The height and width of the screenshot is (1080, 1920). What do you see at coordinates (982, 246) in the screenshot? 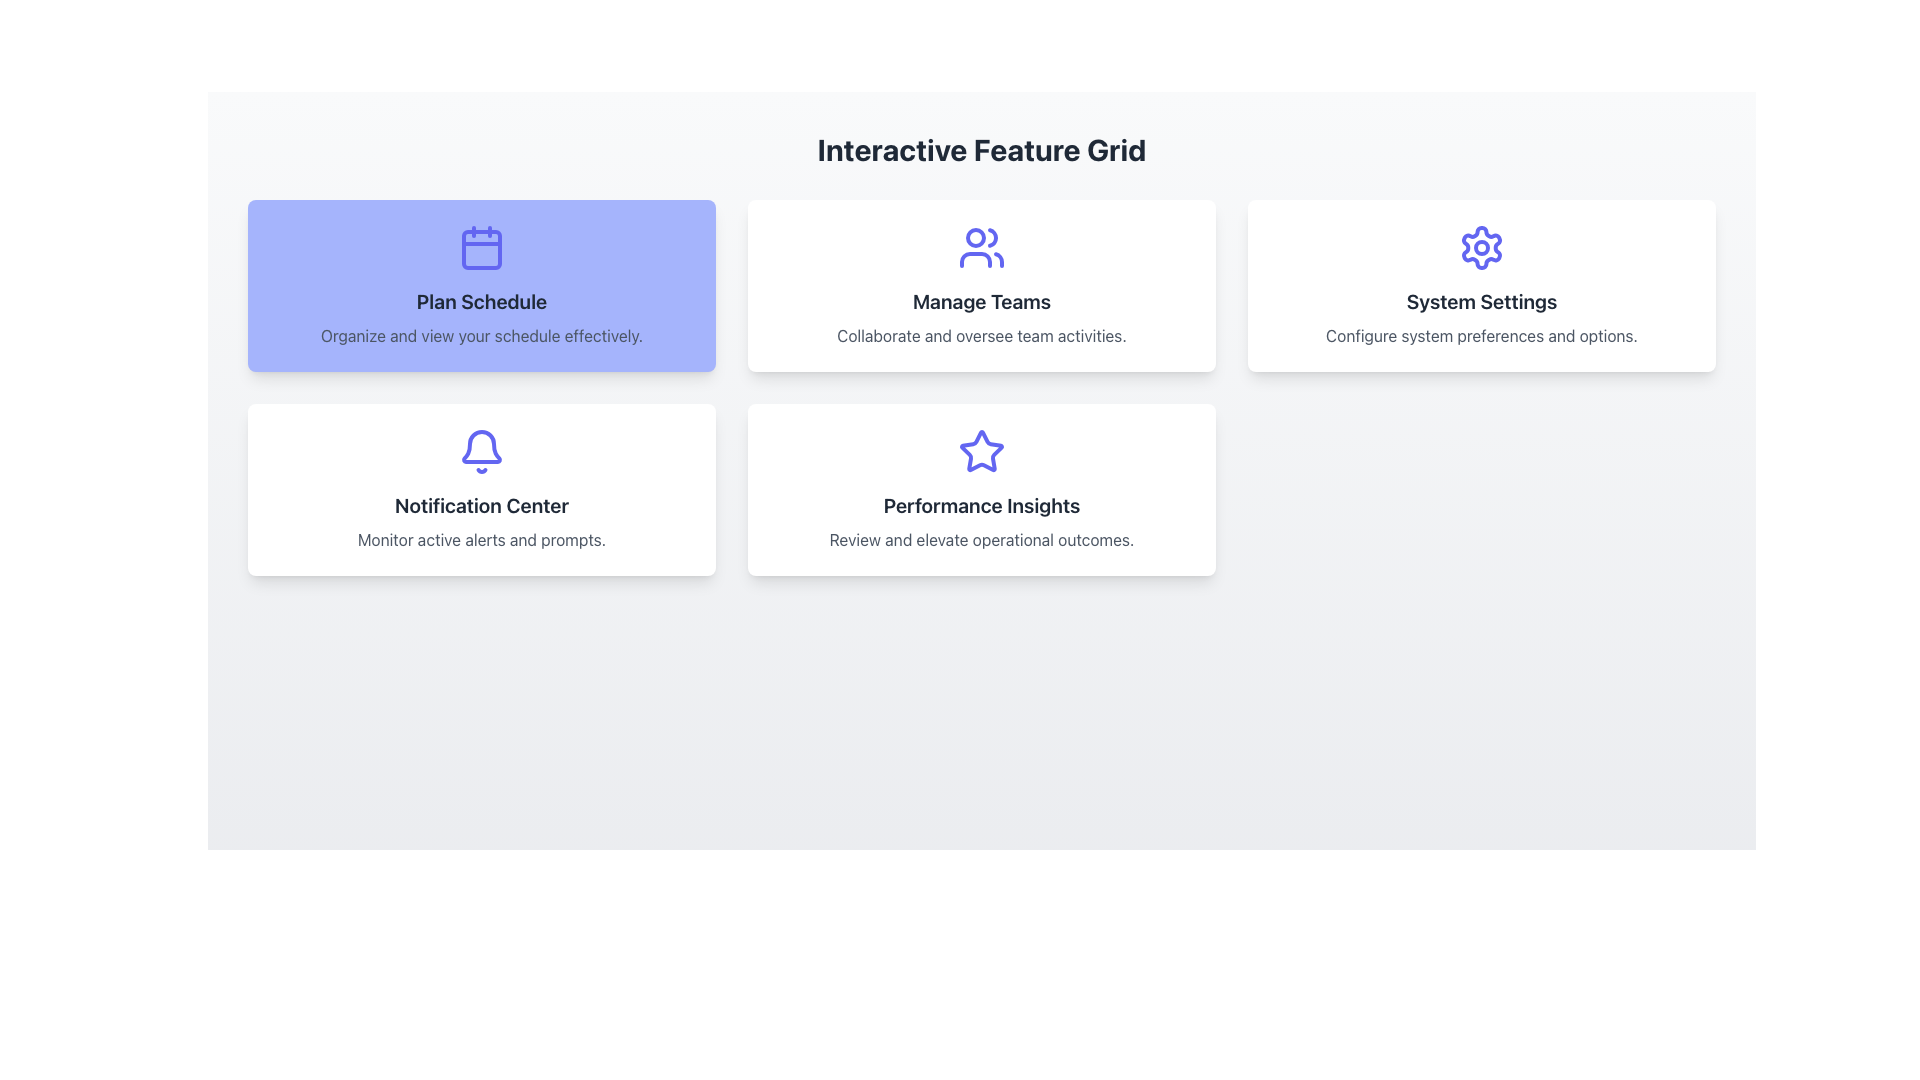
I see `the icon depicting a group of people, styled with a purple shade, located above the title 'Manage Teams' in the top-right section of the card` at bounding box center [982, 246].